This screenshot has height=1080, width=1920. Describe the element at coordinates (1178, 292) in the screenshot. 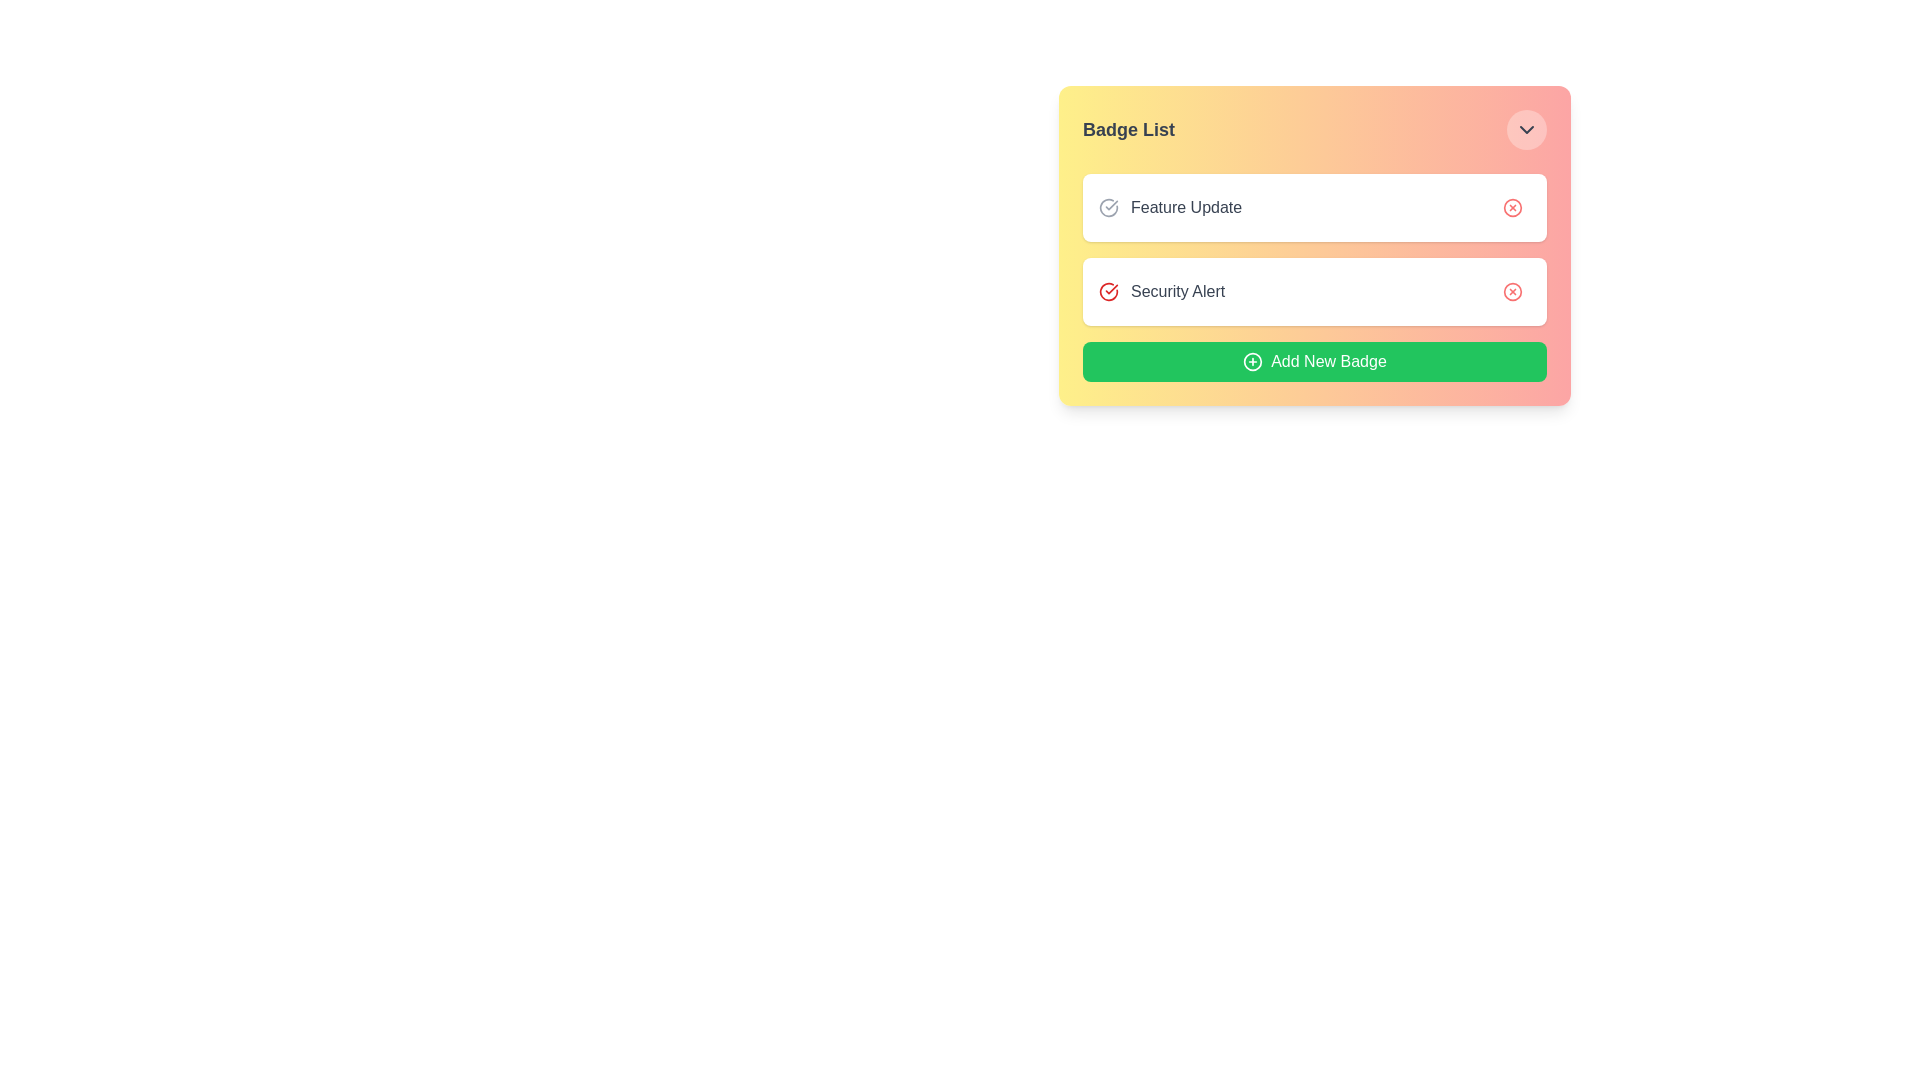

I see `the Text Label displaying 'Security Alert' located in the second row of the 'Badge List'` at that location.